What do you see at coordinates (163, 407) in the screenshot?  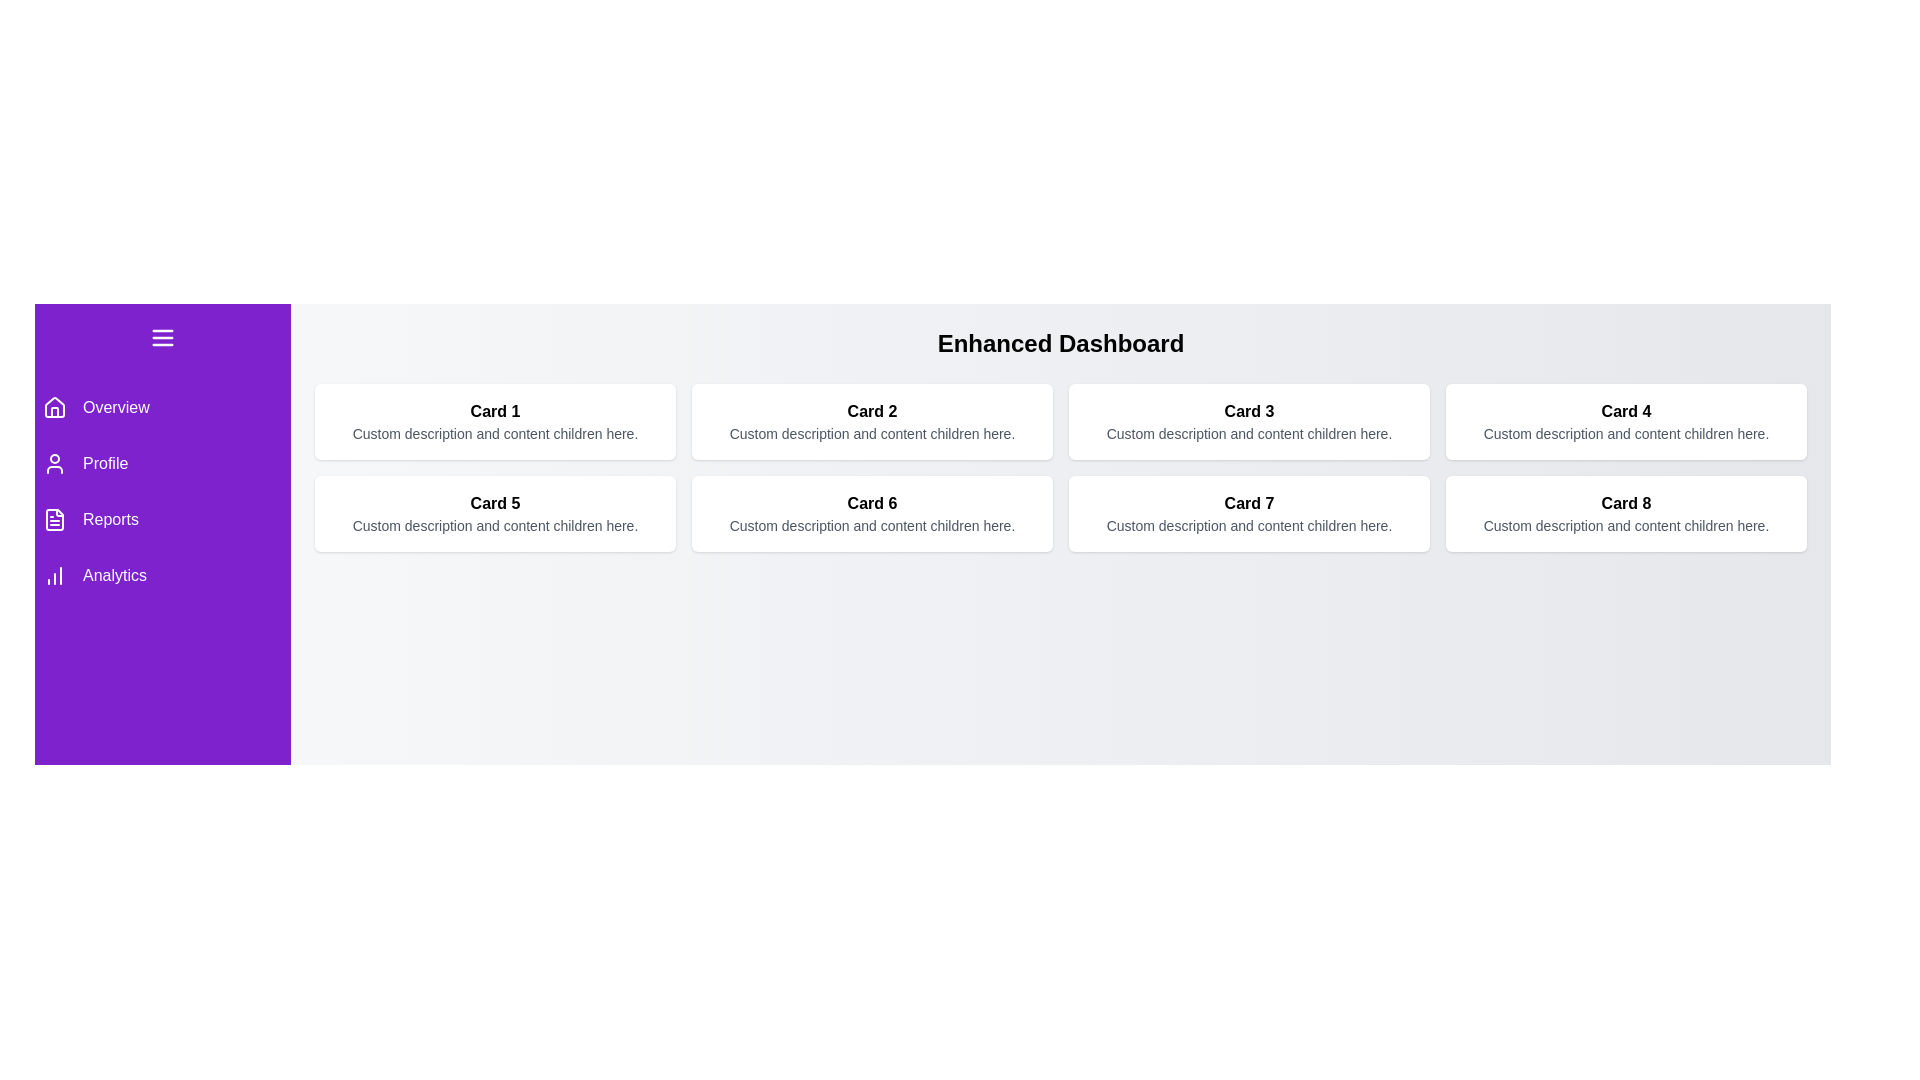 I see `the menu item Overview to navigate to the corresponding section` at bounding box center [163, 407].